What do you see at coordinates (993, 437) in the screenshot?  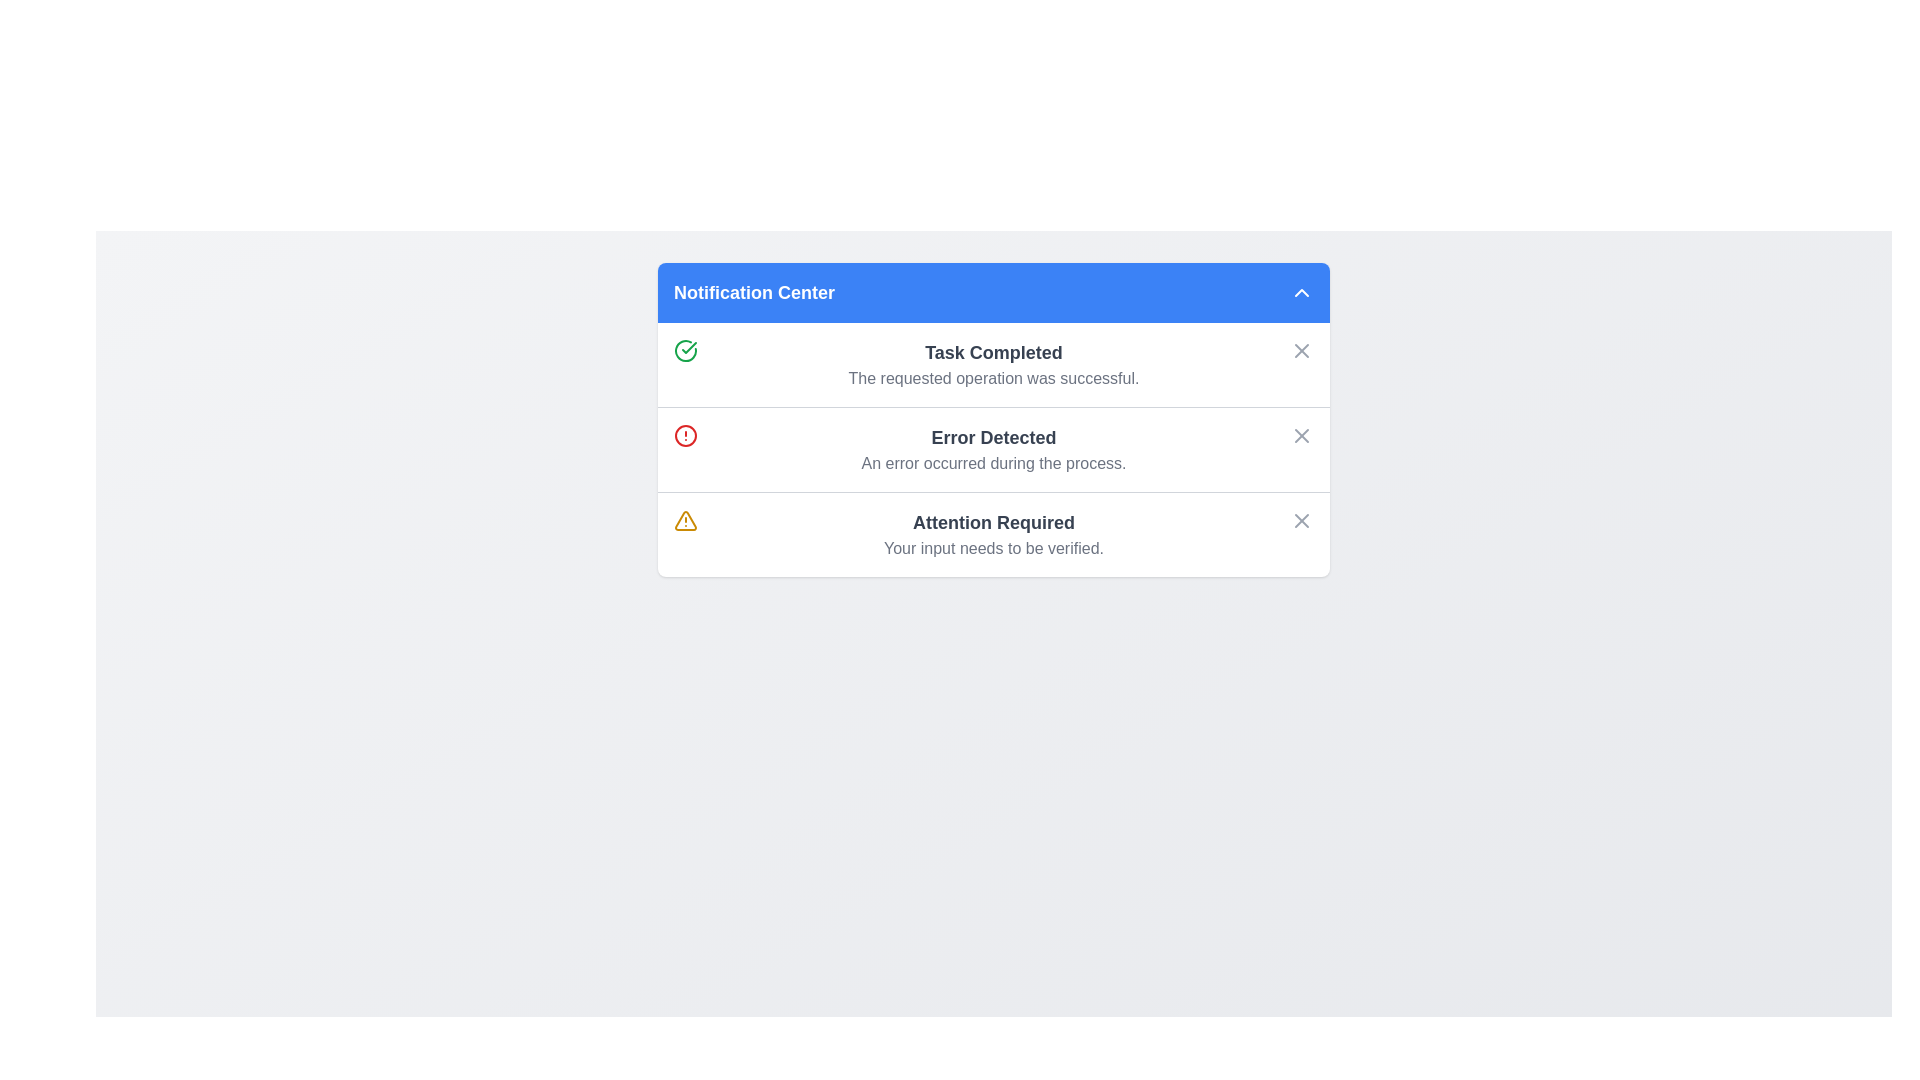 I see `the text label that displays 'Error Detected', which is styled prominently in bold, dark gray text and is part of a notification group` at bounding box center [993, 437].